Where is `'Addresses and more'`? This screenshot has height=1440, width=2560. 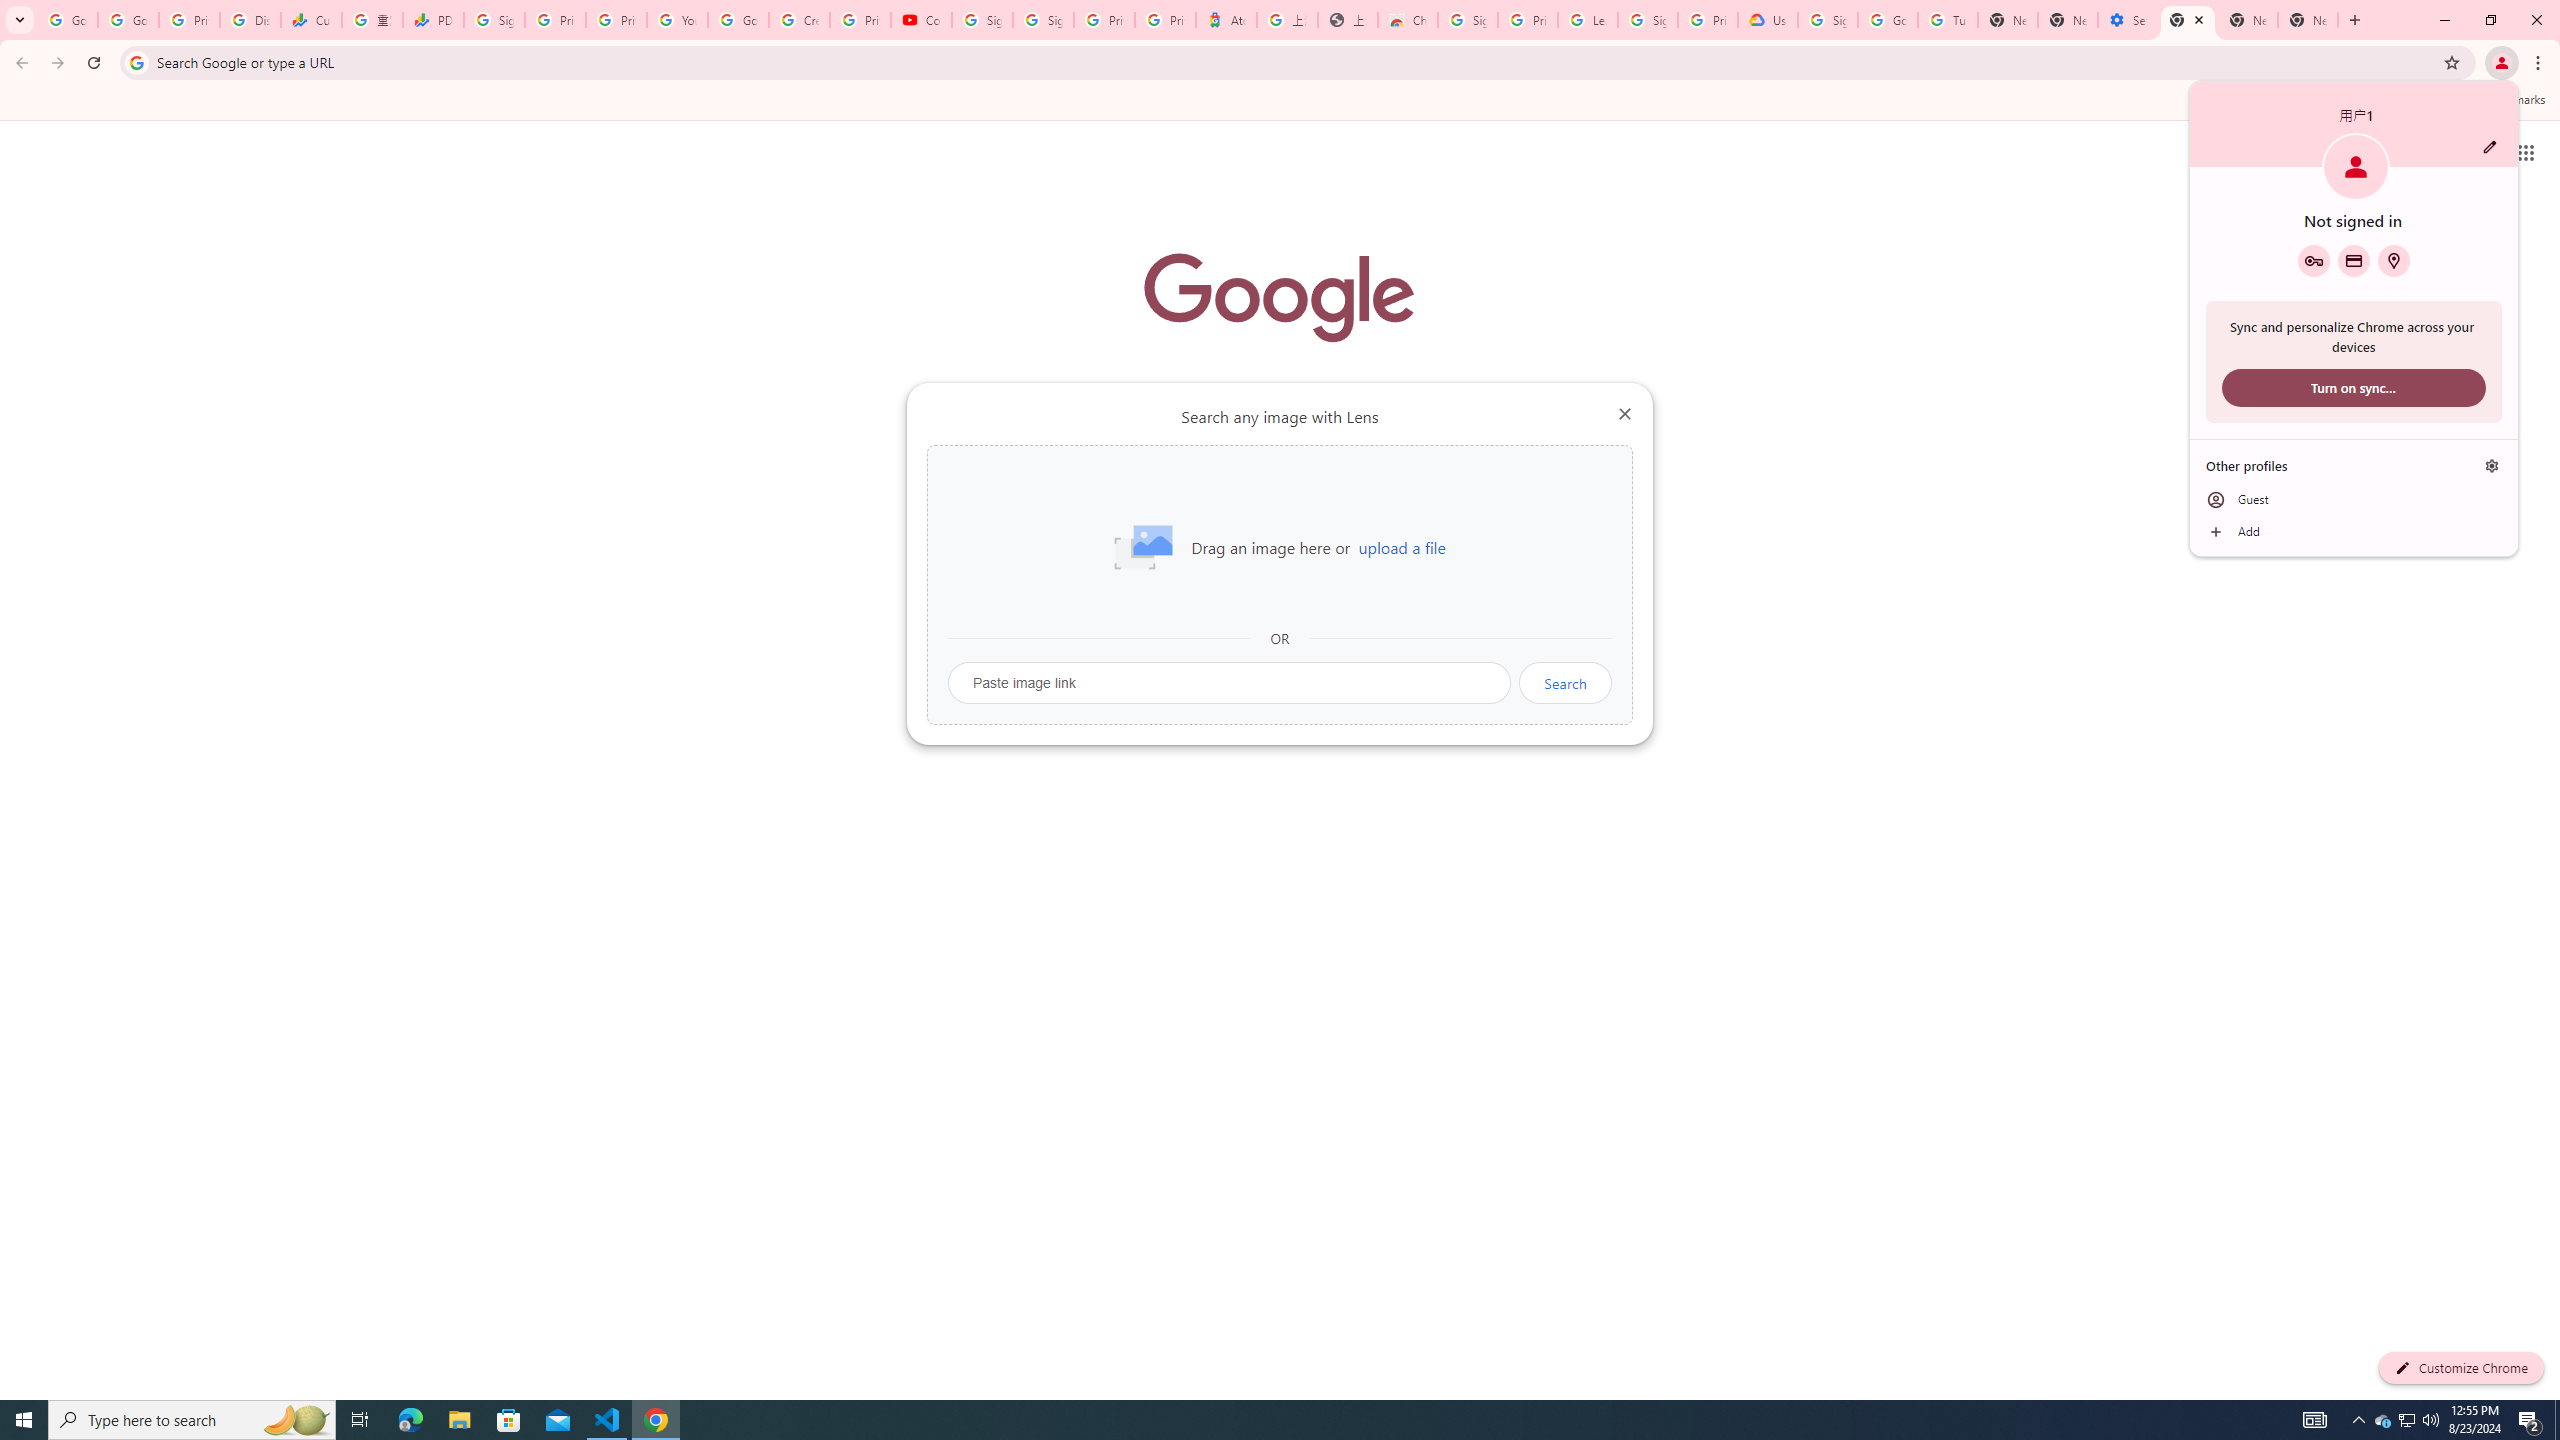 'Addresses and more' is located at coordinates (2392, 260).